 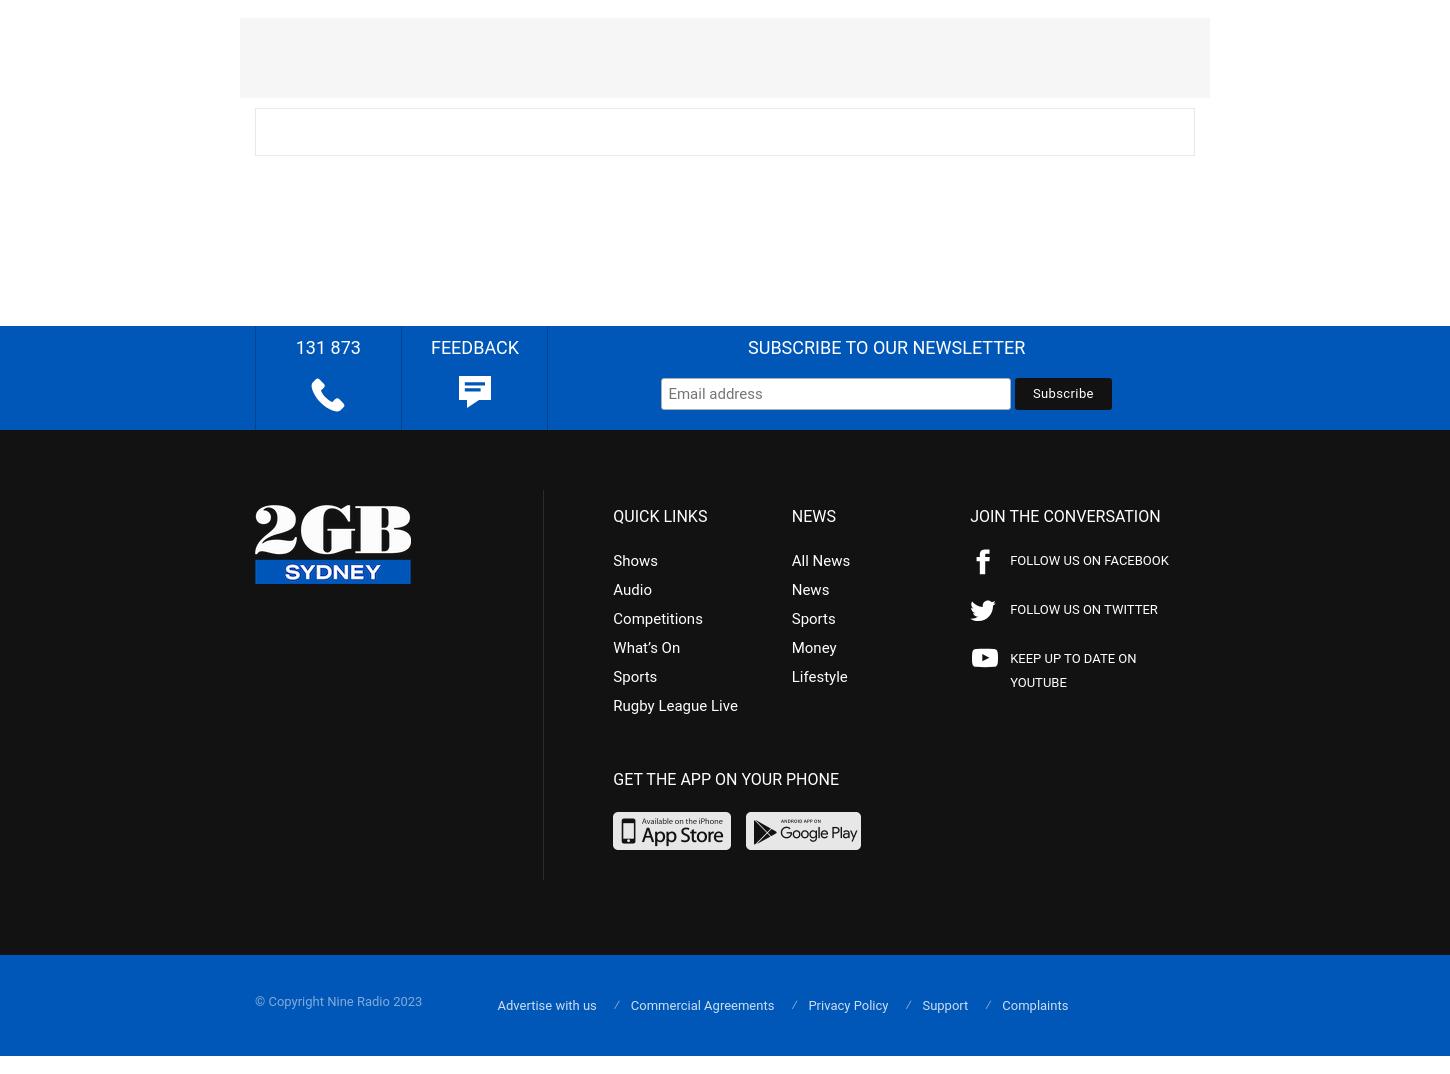 What do you see at coordinates (612, 515) in the screenshot?
I see `'QUICK LINKS'` at bounding box center [612, 515].